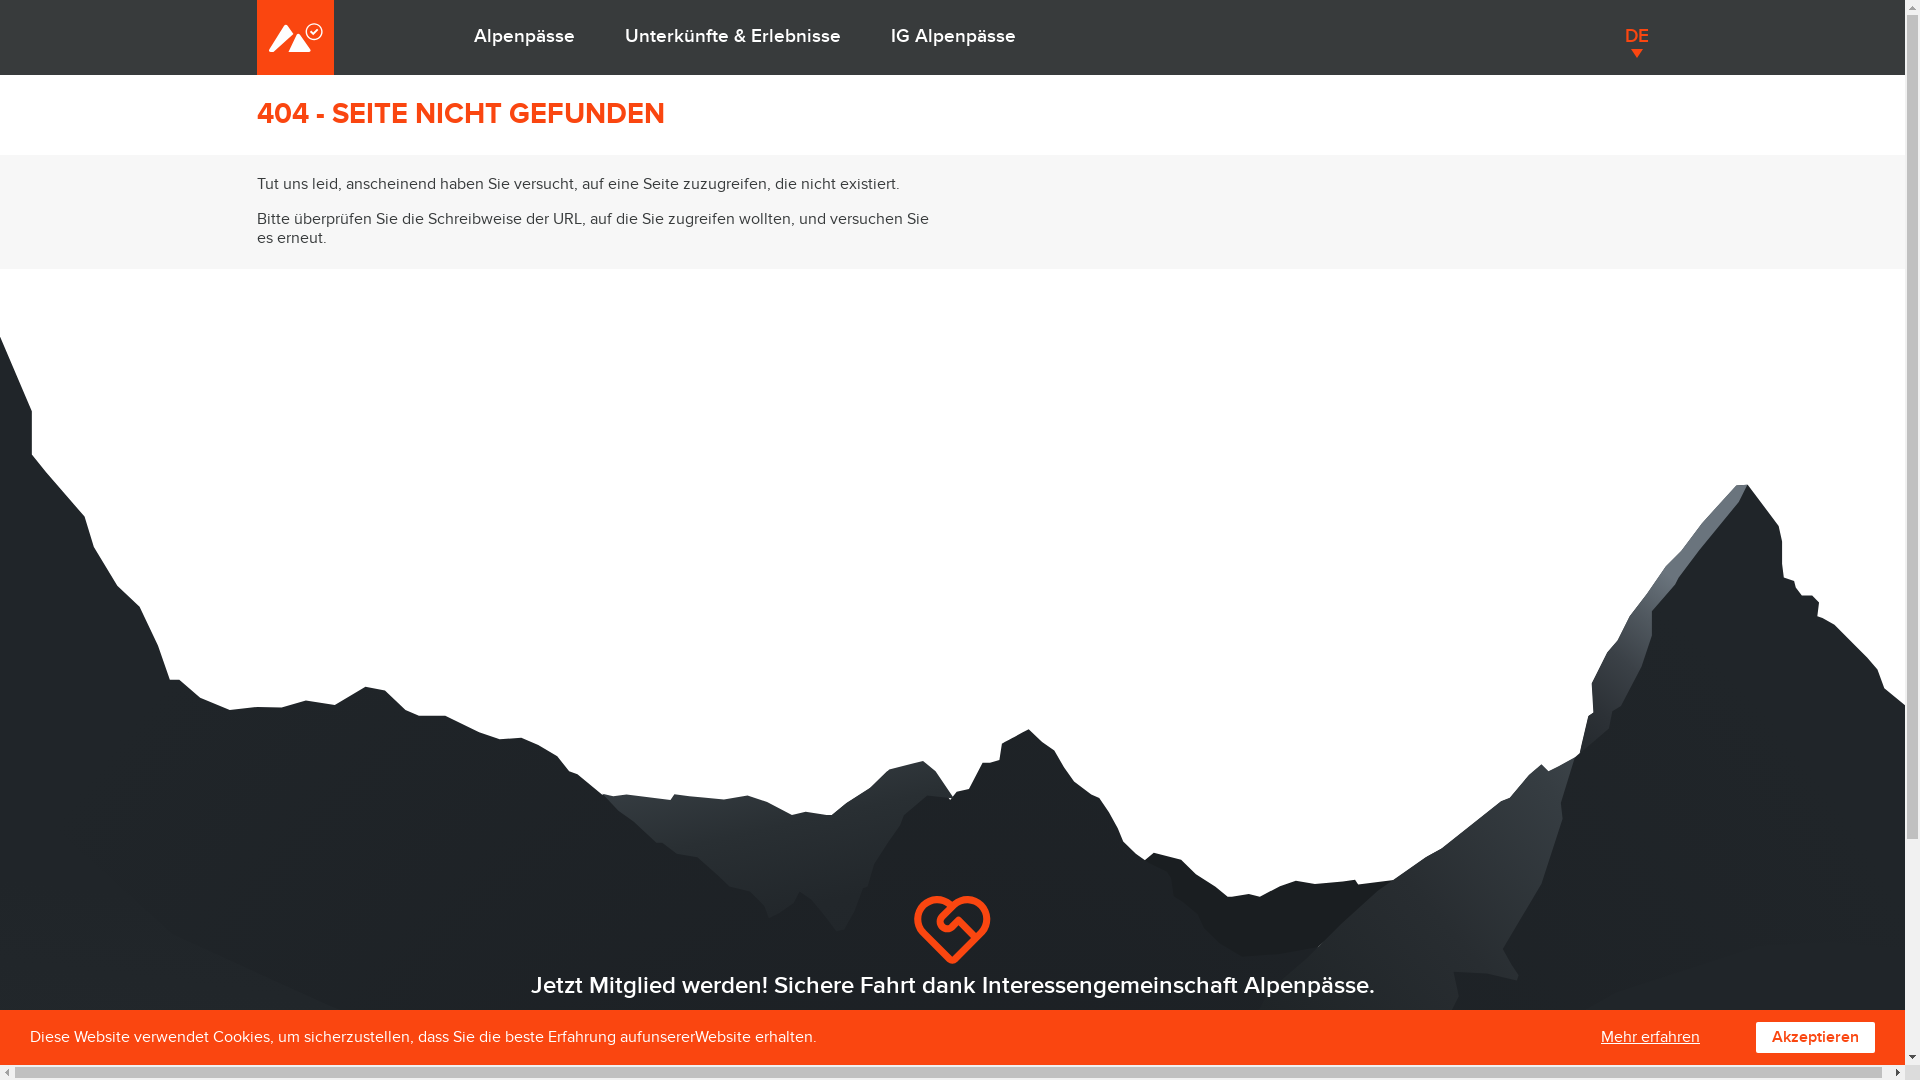 This screenshot has width=1920, height=1080. What do you see at coordinates (1815, 1036) in the screenshot?
I see `'Akzeptieren'` at bounding box center [1815, 1036].